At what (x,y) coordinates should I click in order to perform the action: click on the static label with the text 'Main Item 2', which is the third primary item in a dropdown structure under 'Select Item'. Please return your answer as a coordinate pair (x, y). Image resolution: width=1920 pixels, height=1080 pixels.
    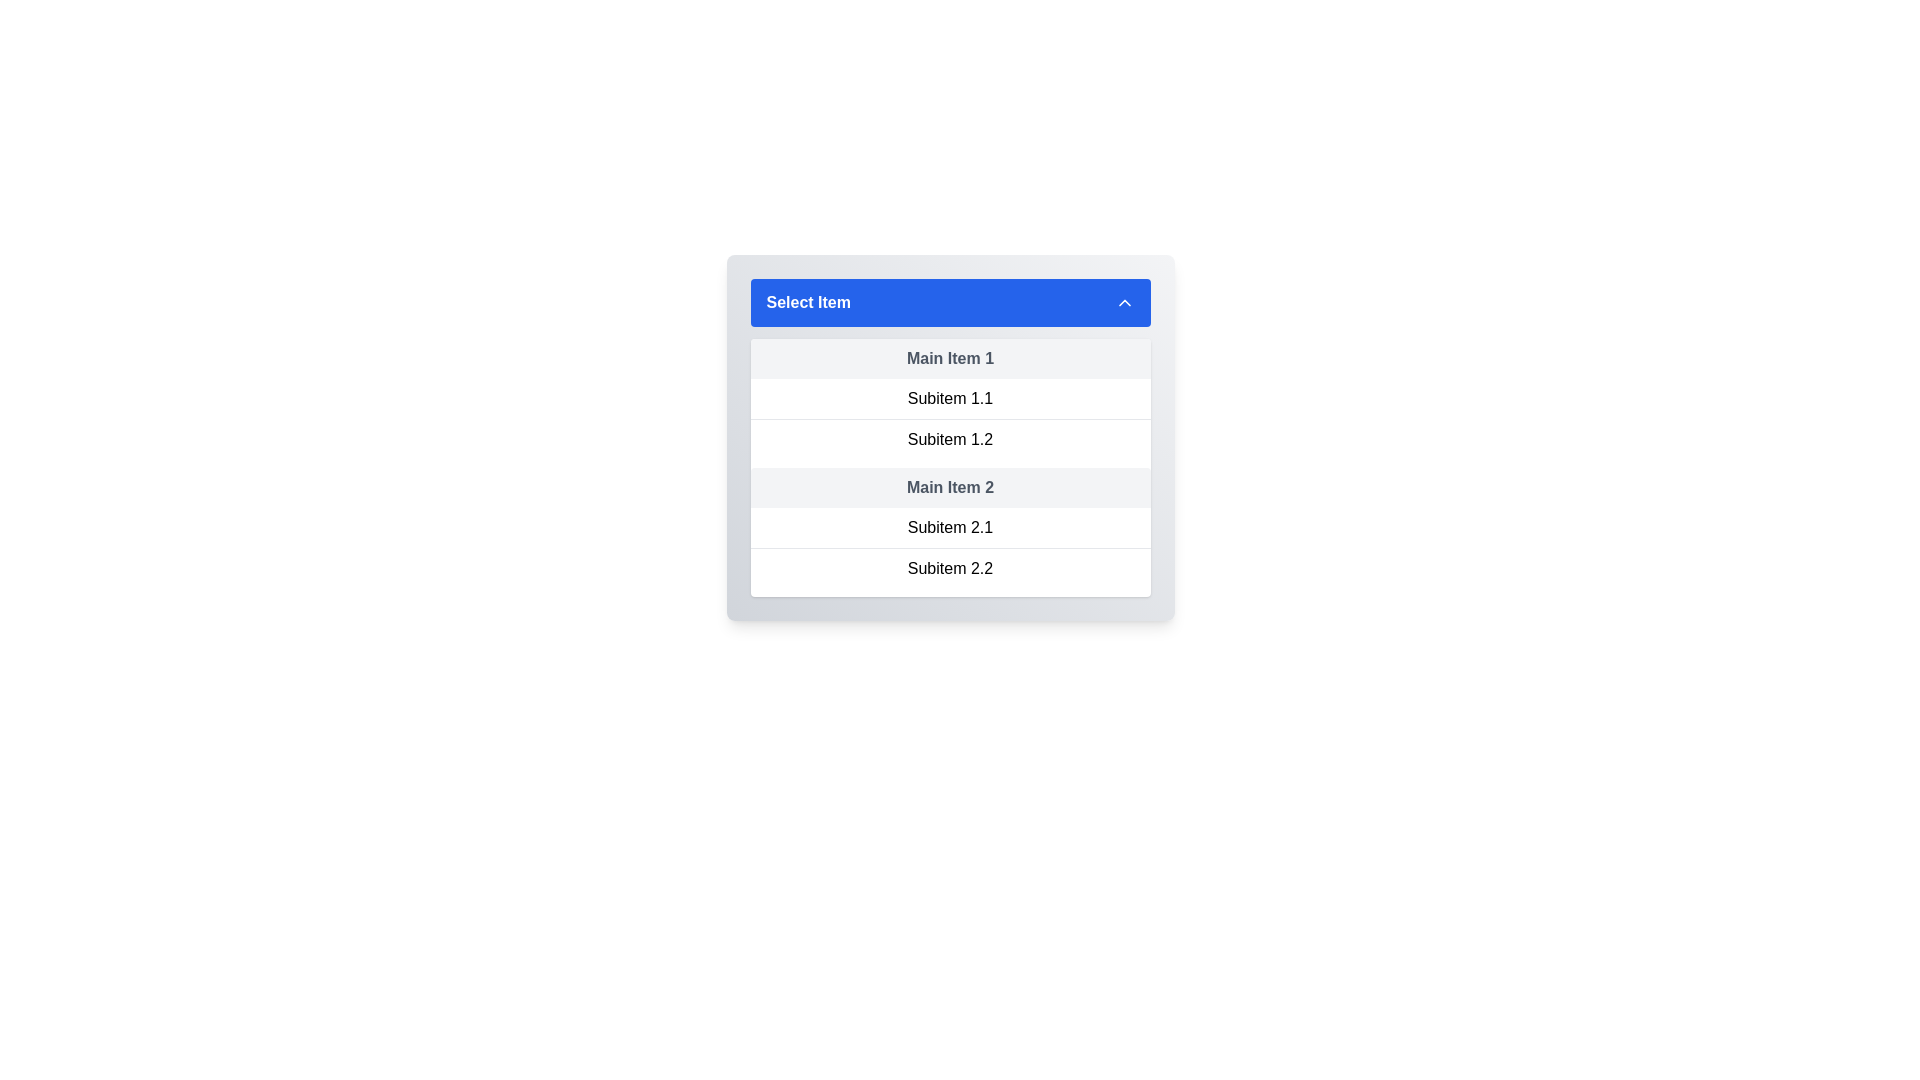
    Looking at the image, I should click on (949, 488).